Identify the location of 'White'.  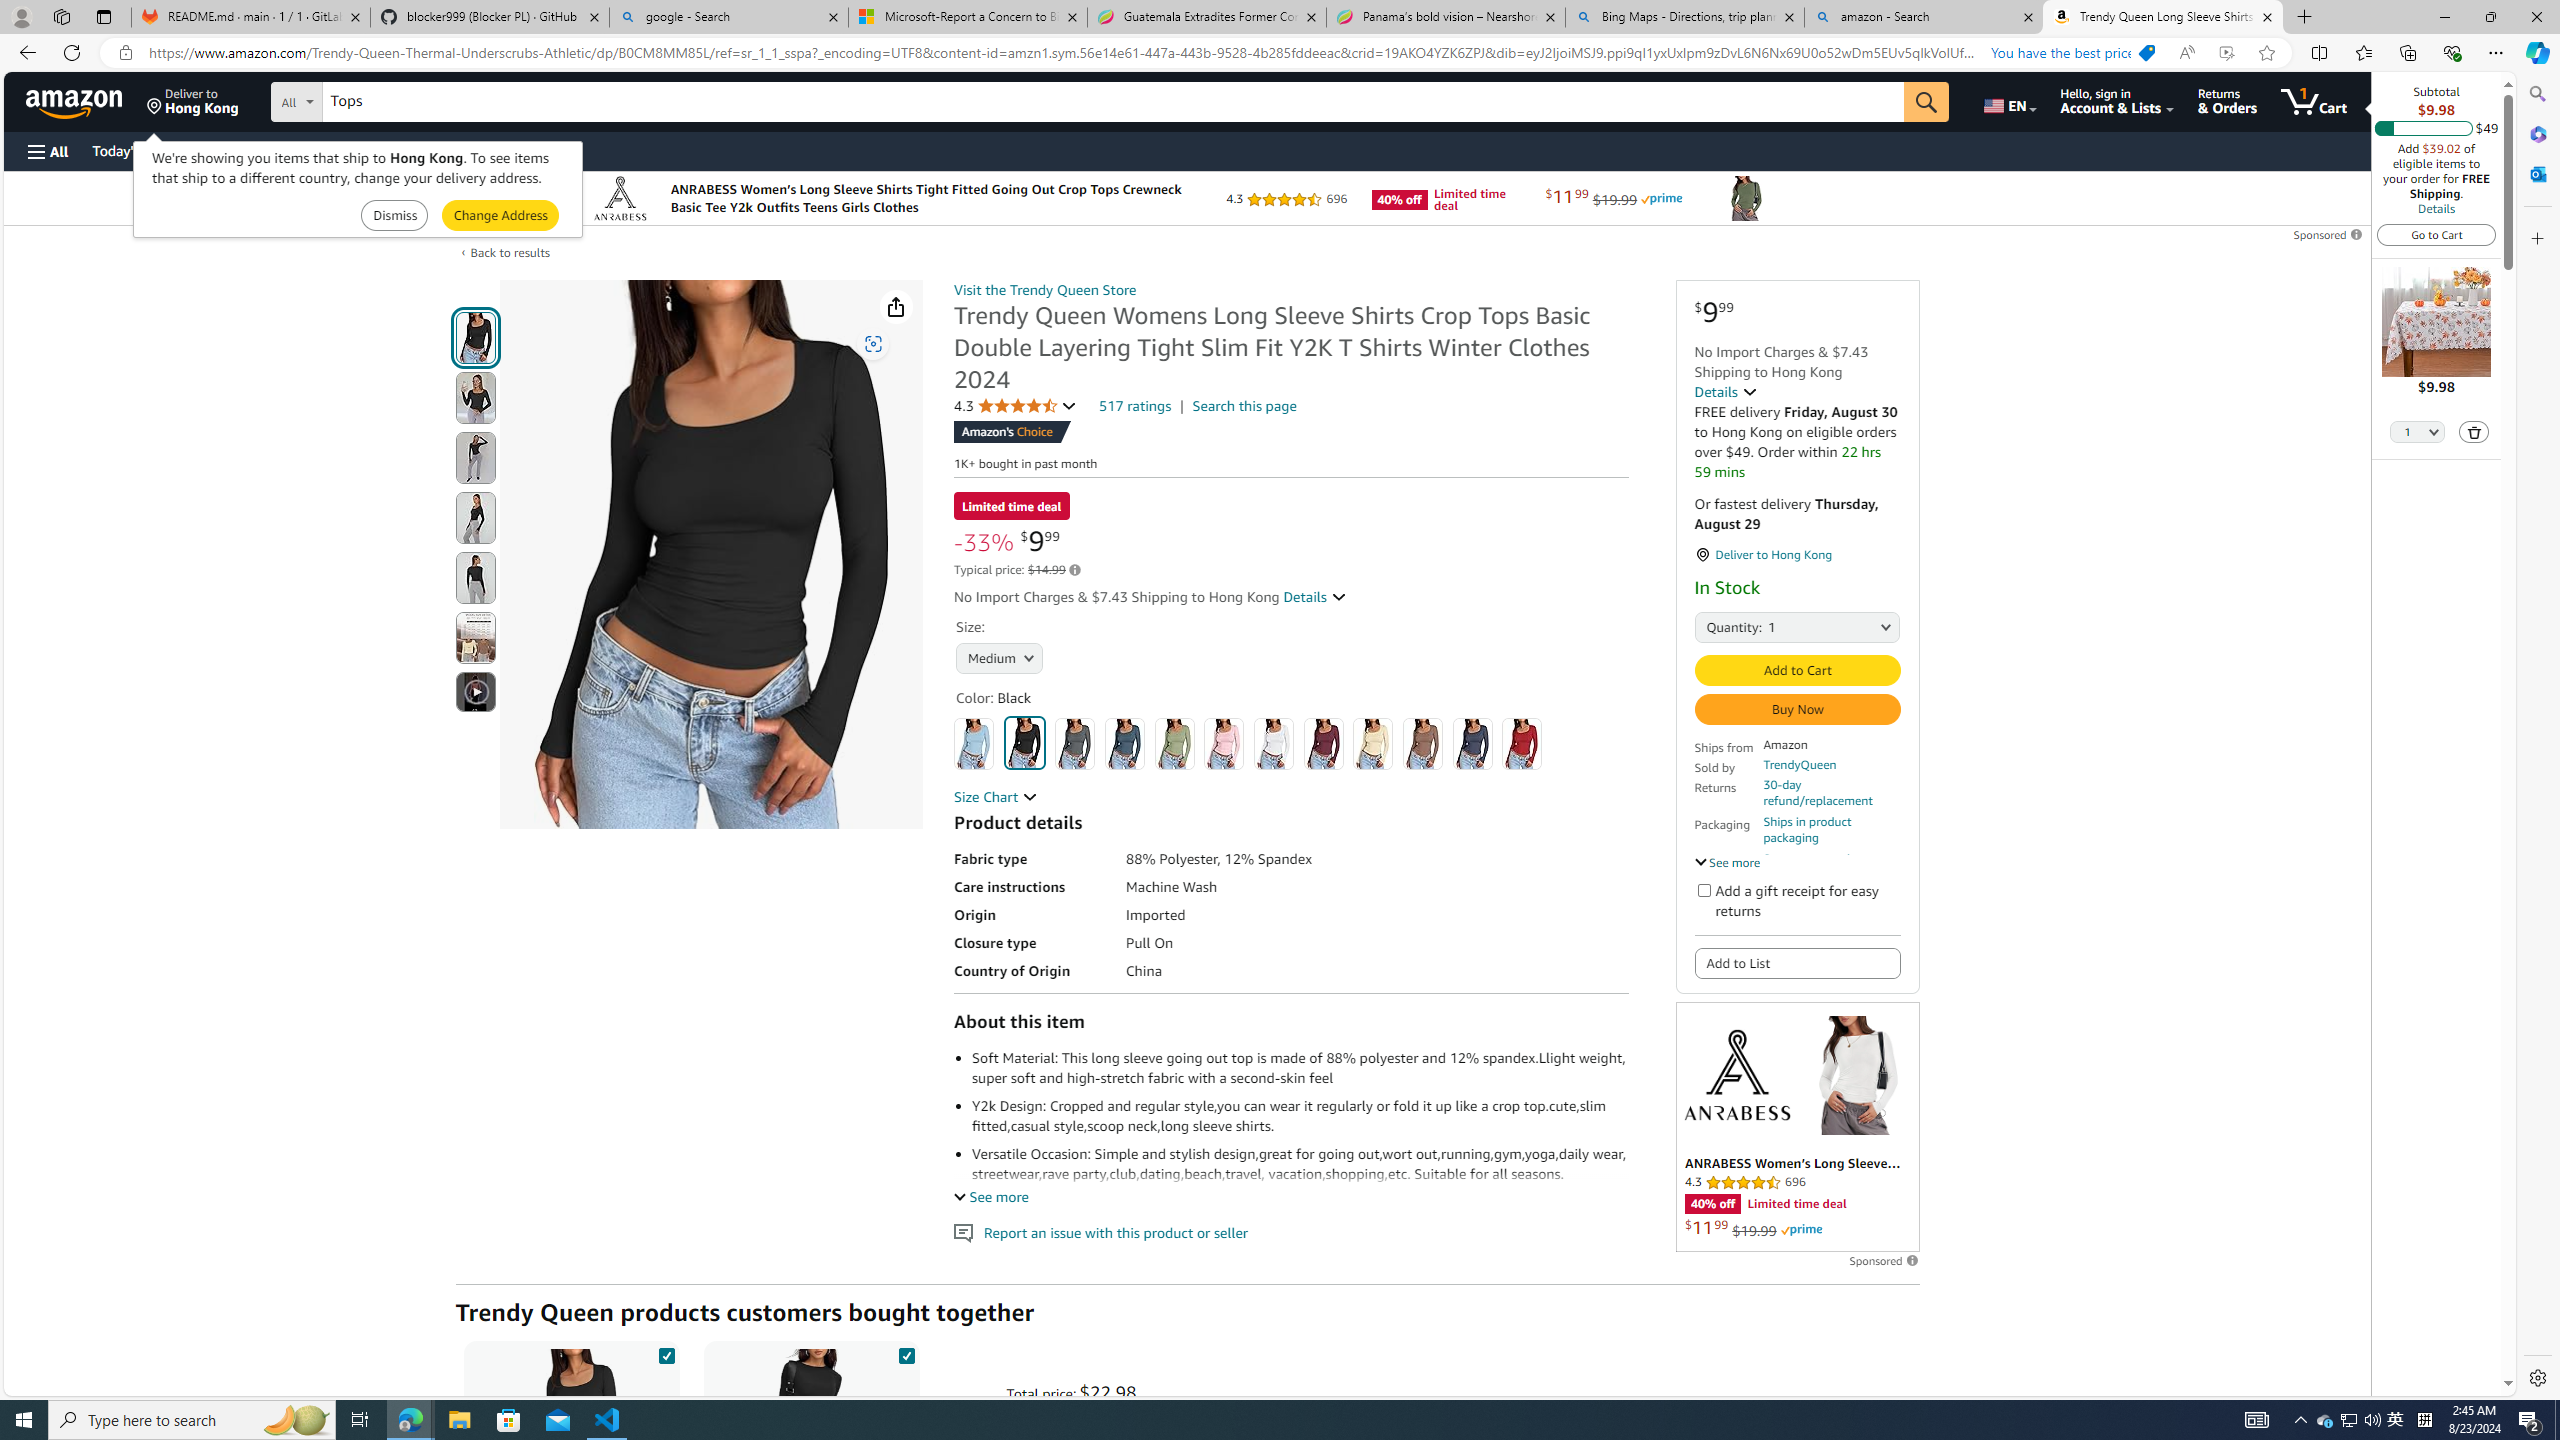
(1272, 742).